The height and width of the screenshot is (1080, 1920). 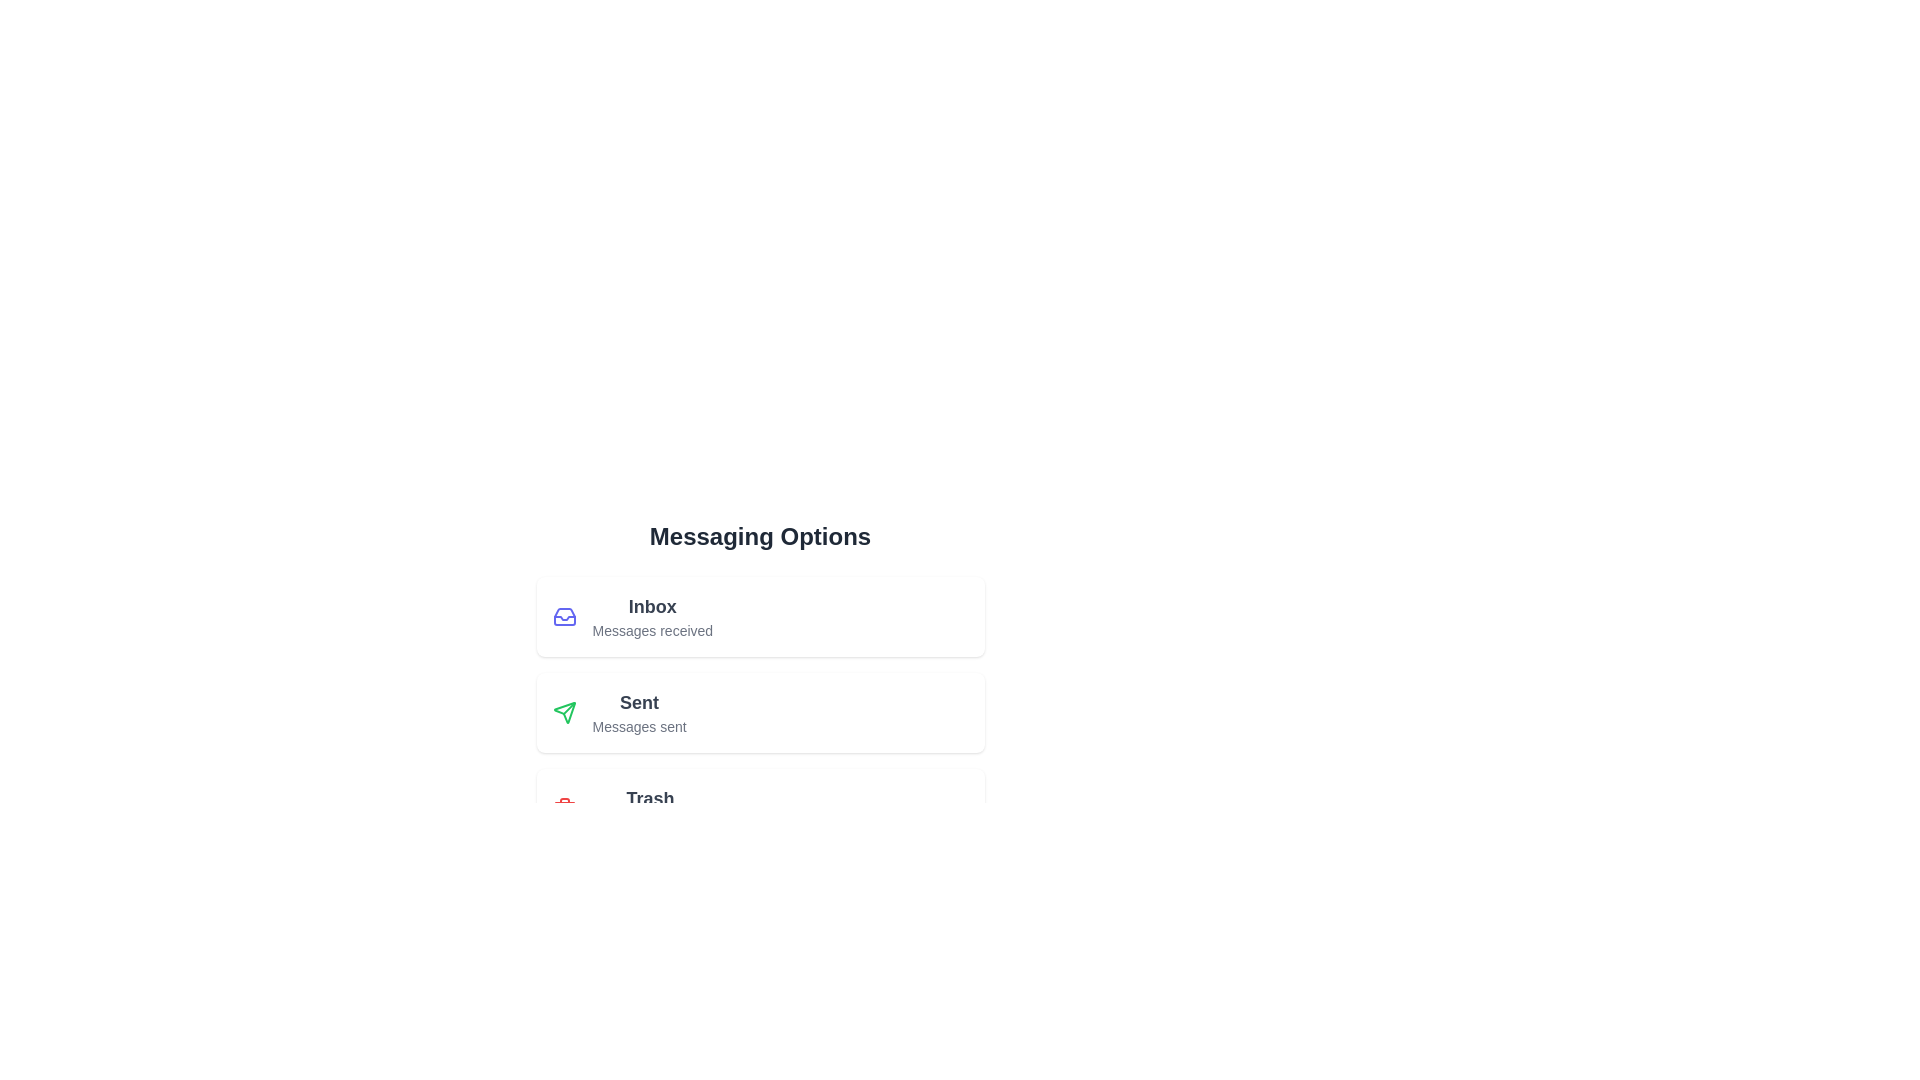 I want to click on the menu item labeled Trash, so click(x=759, y=808).